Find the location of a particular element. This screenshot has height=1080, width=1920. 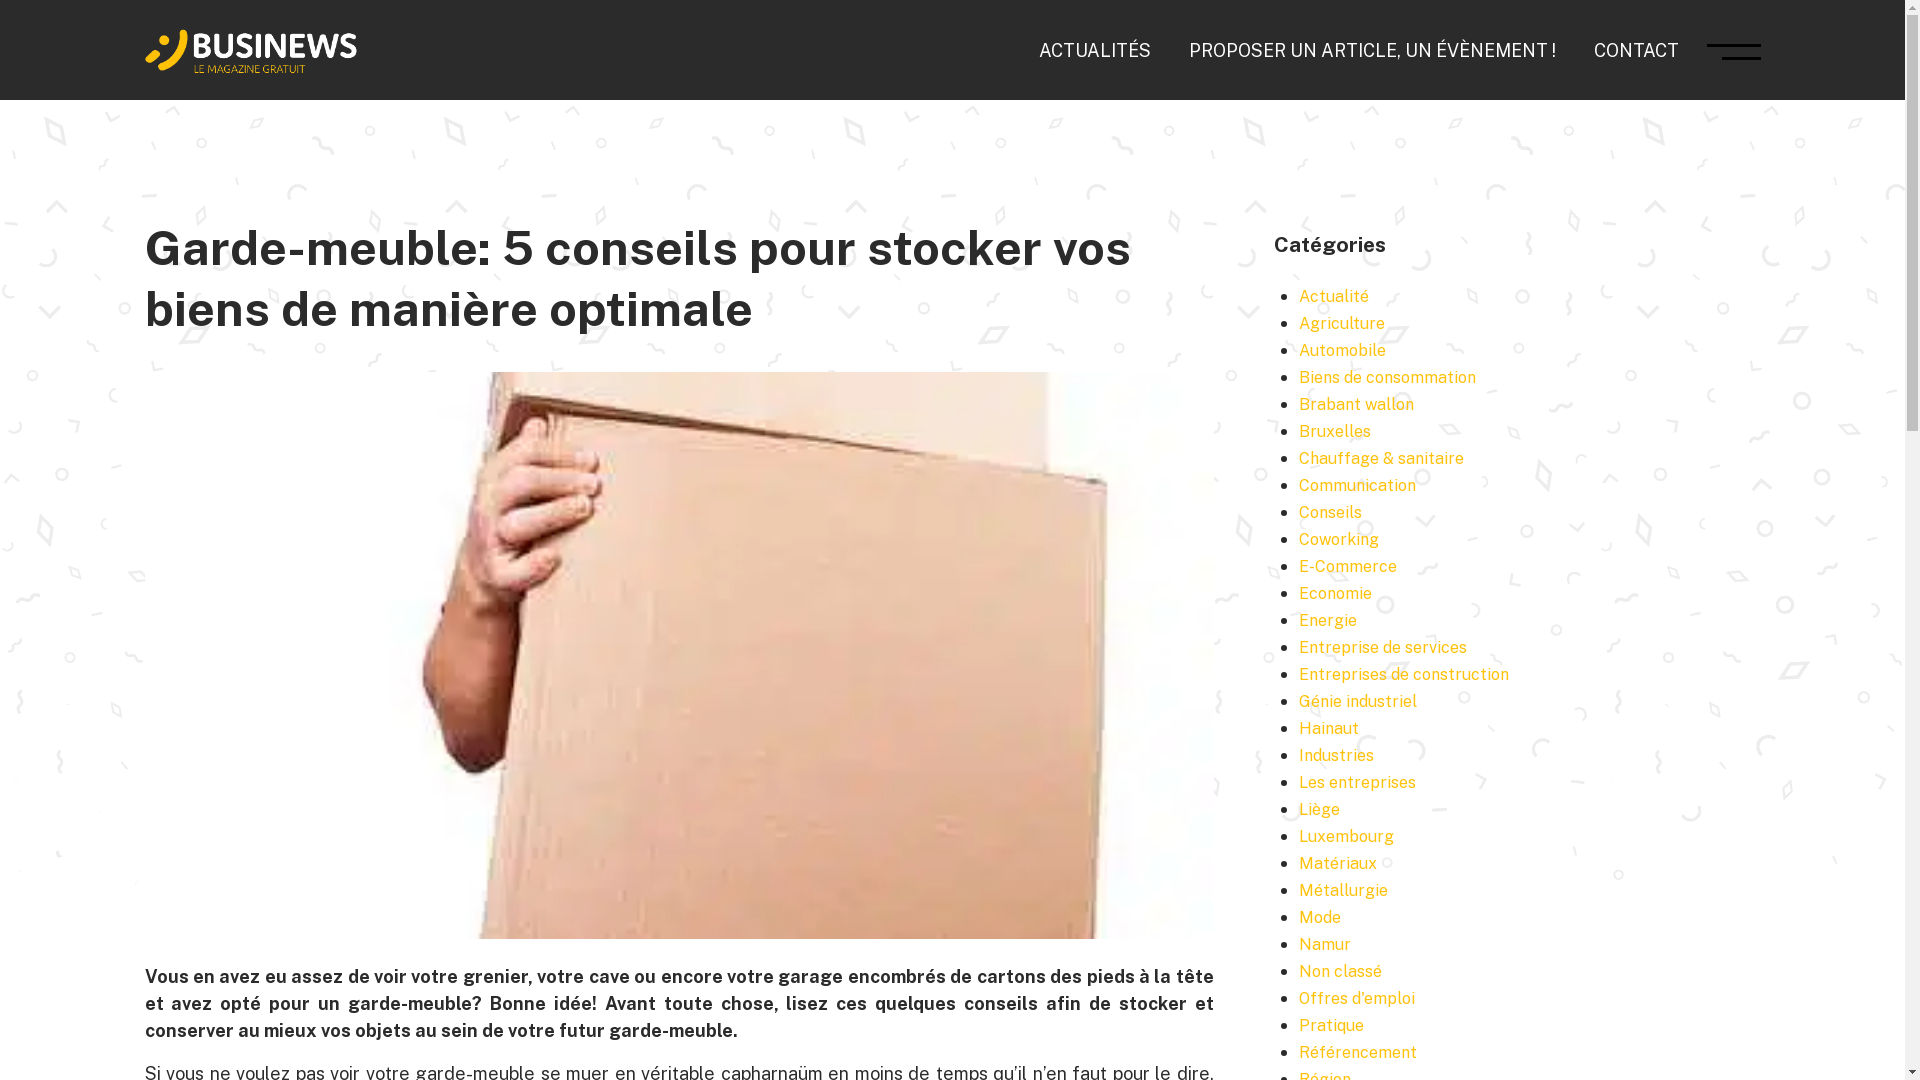

'E-Commerce' is located at coordinates (1348, 566).